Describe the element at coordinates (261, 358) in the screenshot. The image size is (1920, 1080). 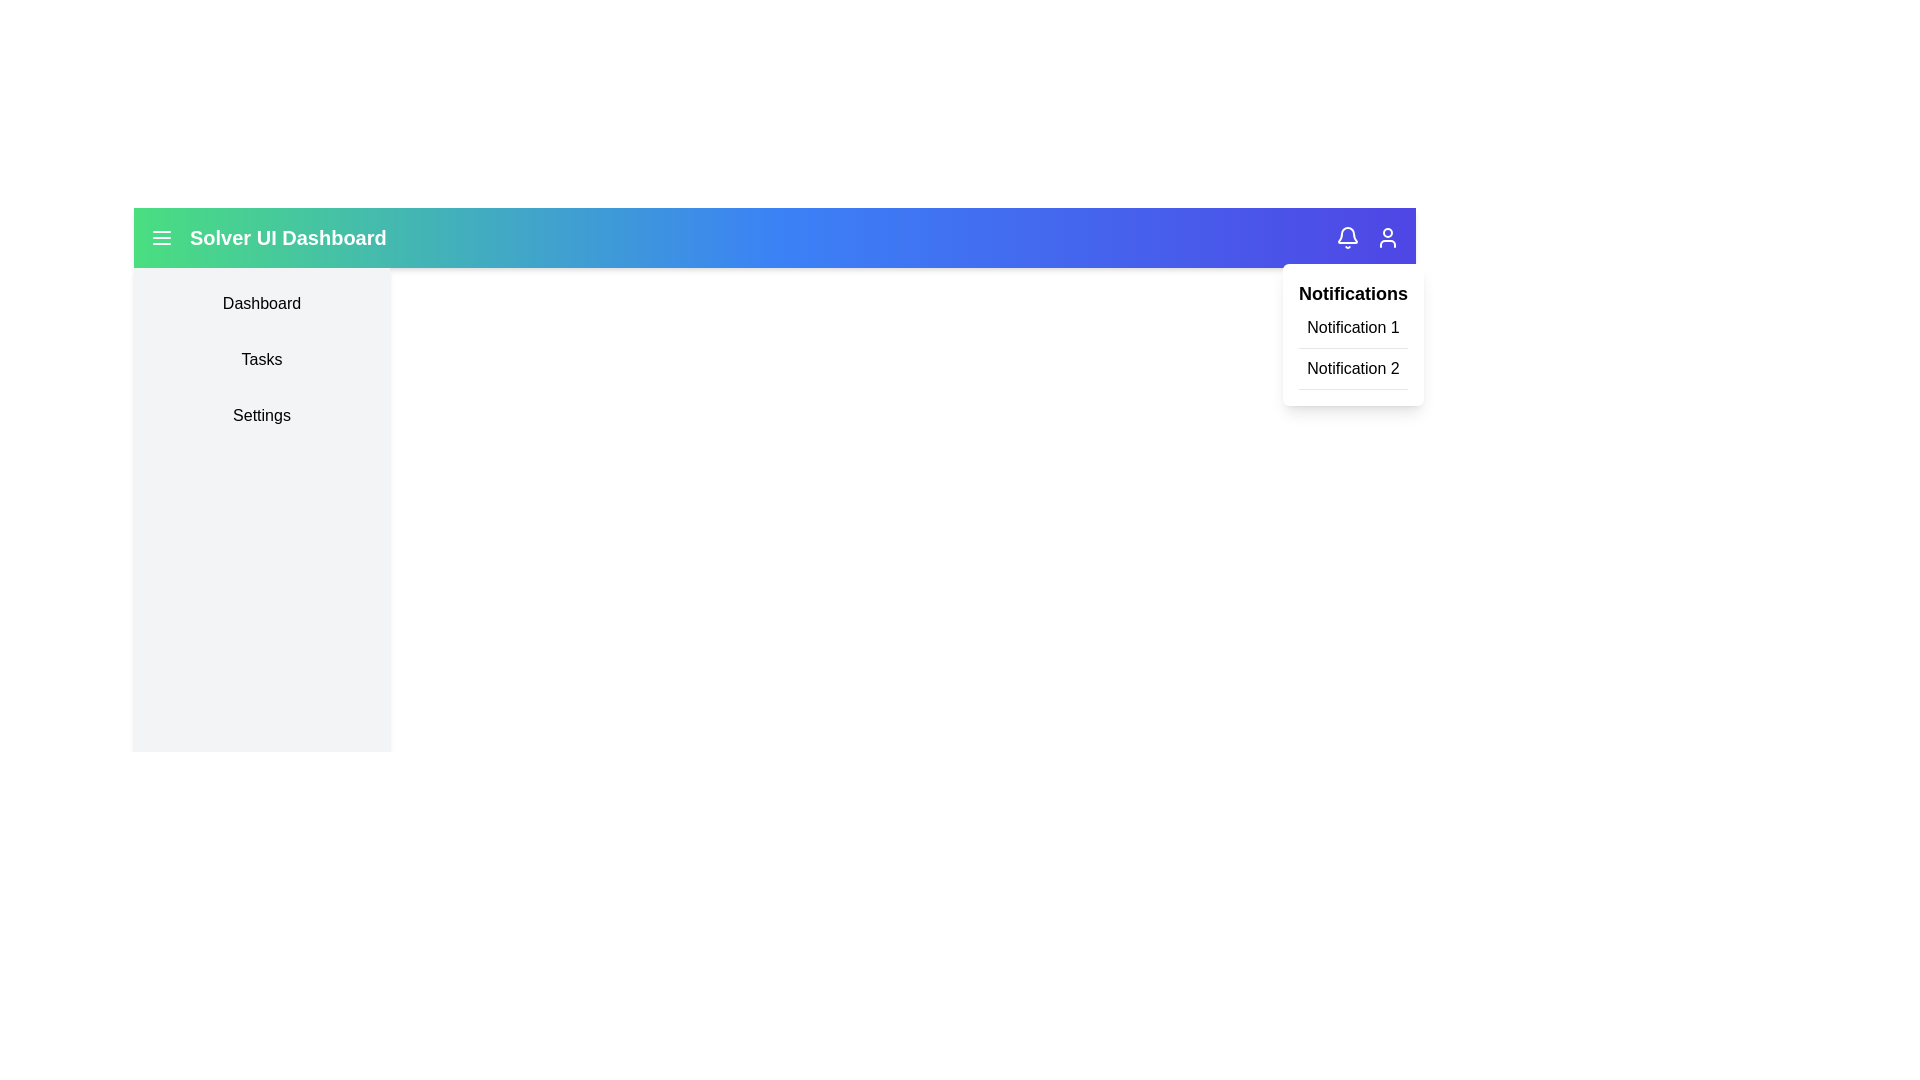
I see `the Navigation menu options, which include 'Dashboard,' 'Tasks,' and 'Settings,'` at that location.